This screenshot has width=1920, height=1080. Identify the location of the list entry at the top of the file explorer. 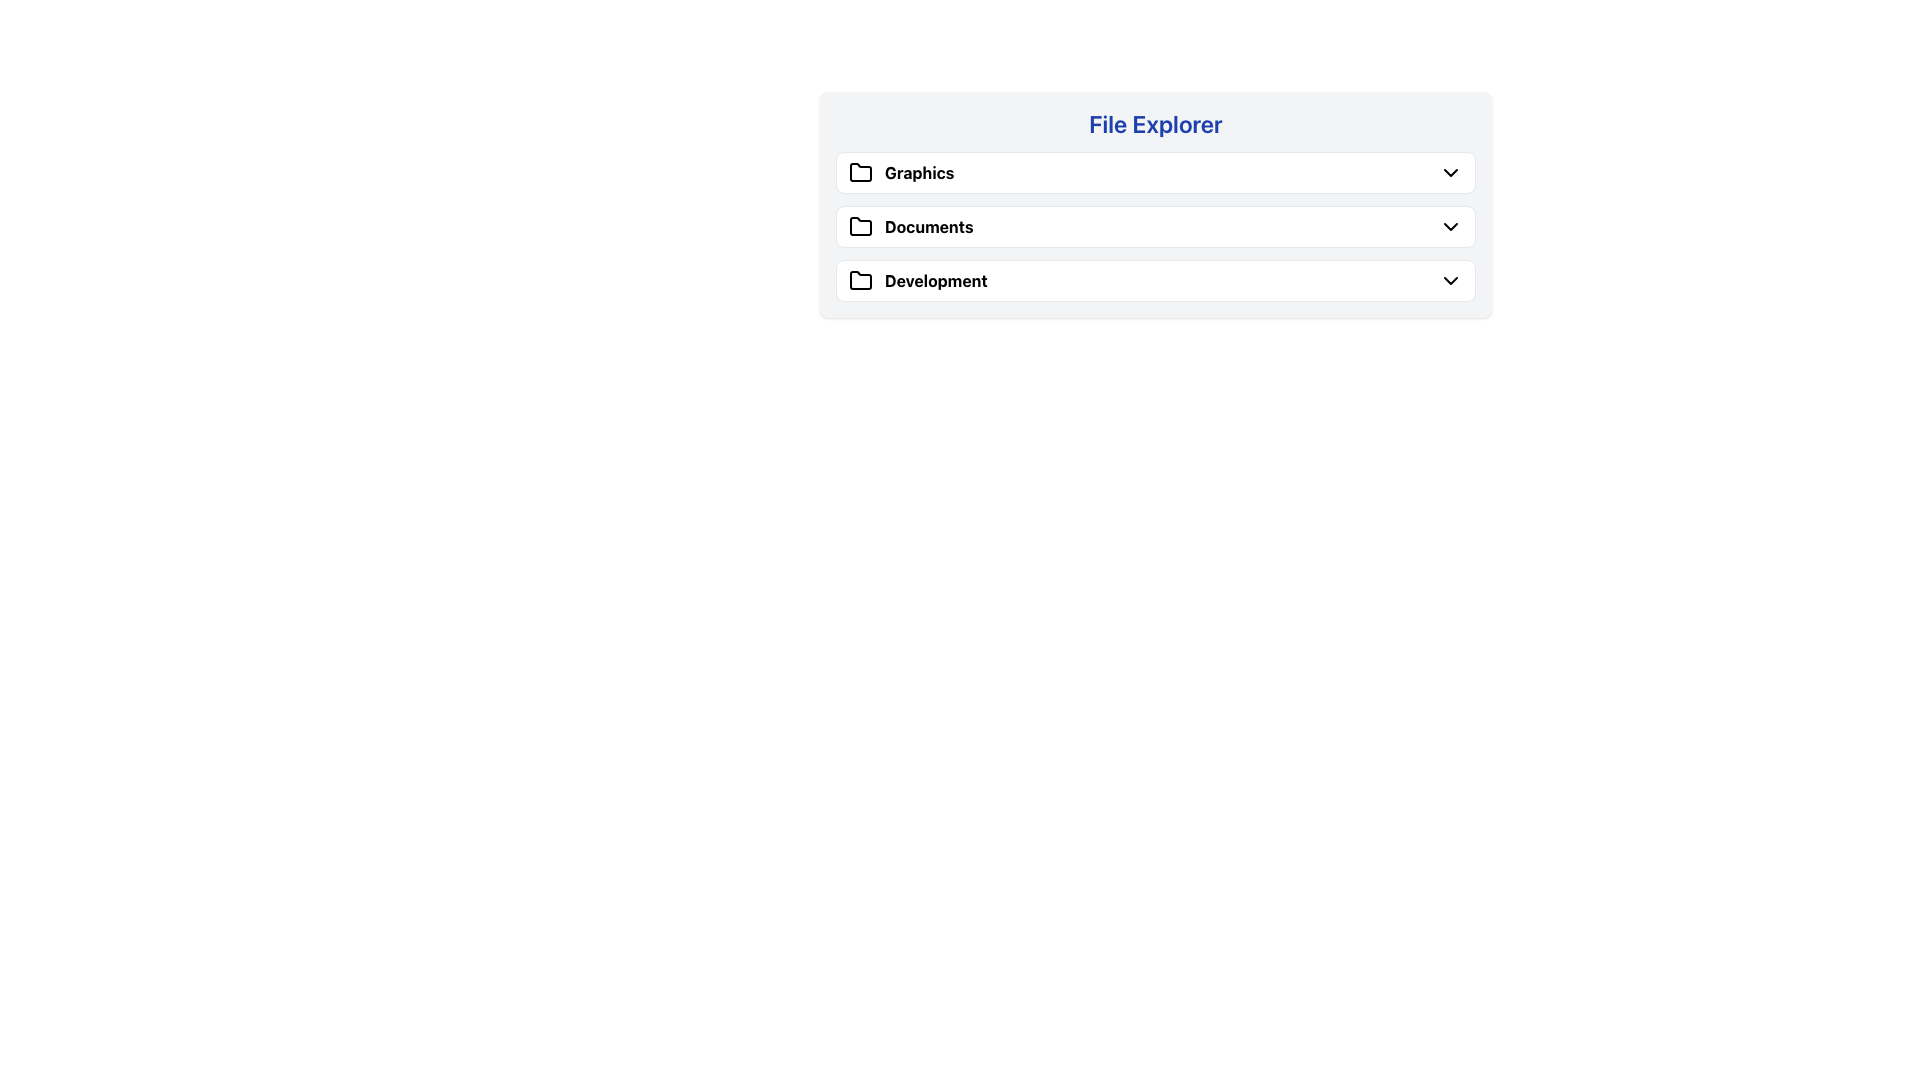
(1156, 172).